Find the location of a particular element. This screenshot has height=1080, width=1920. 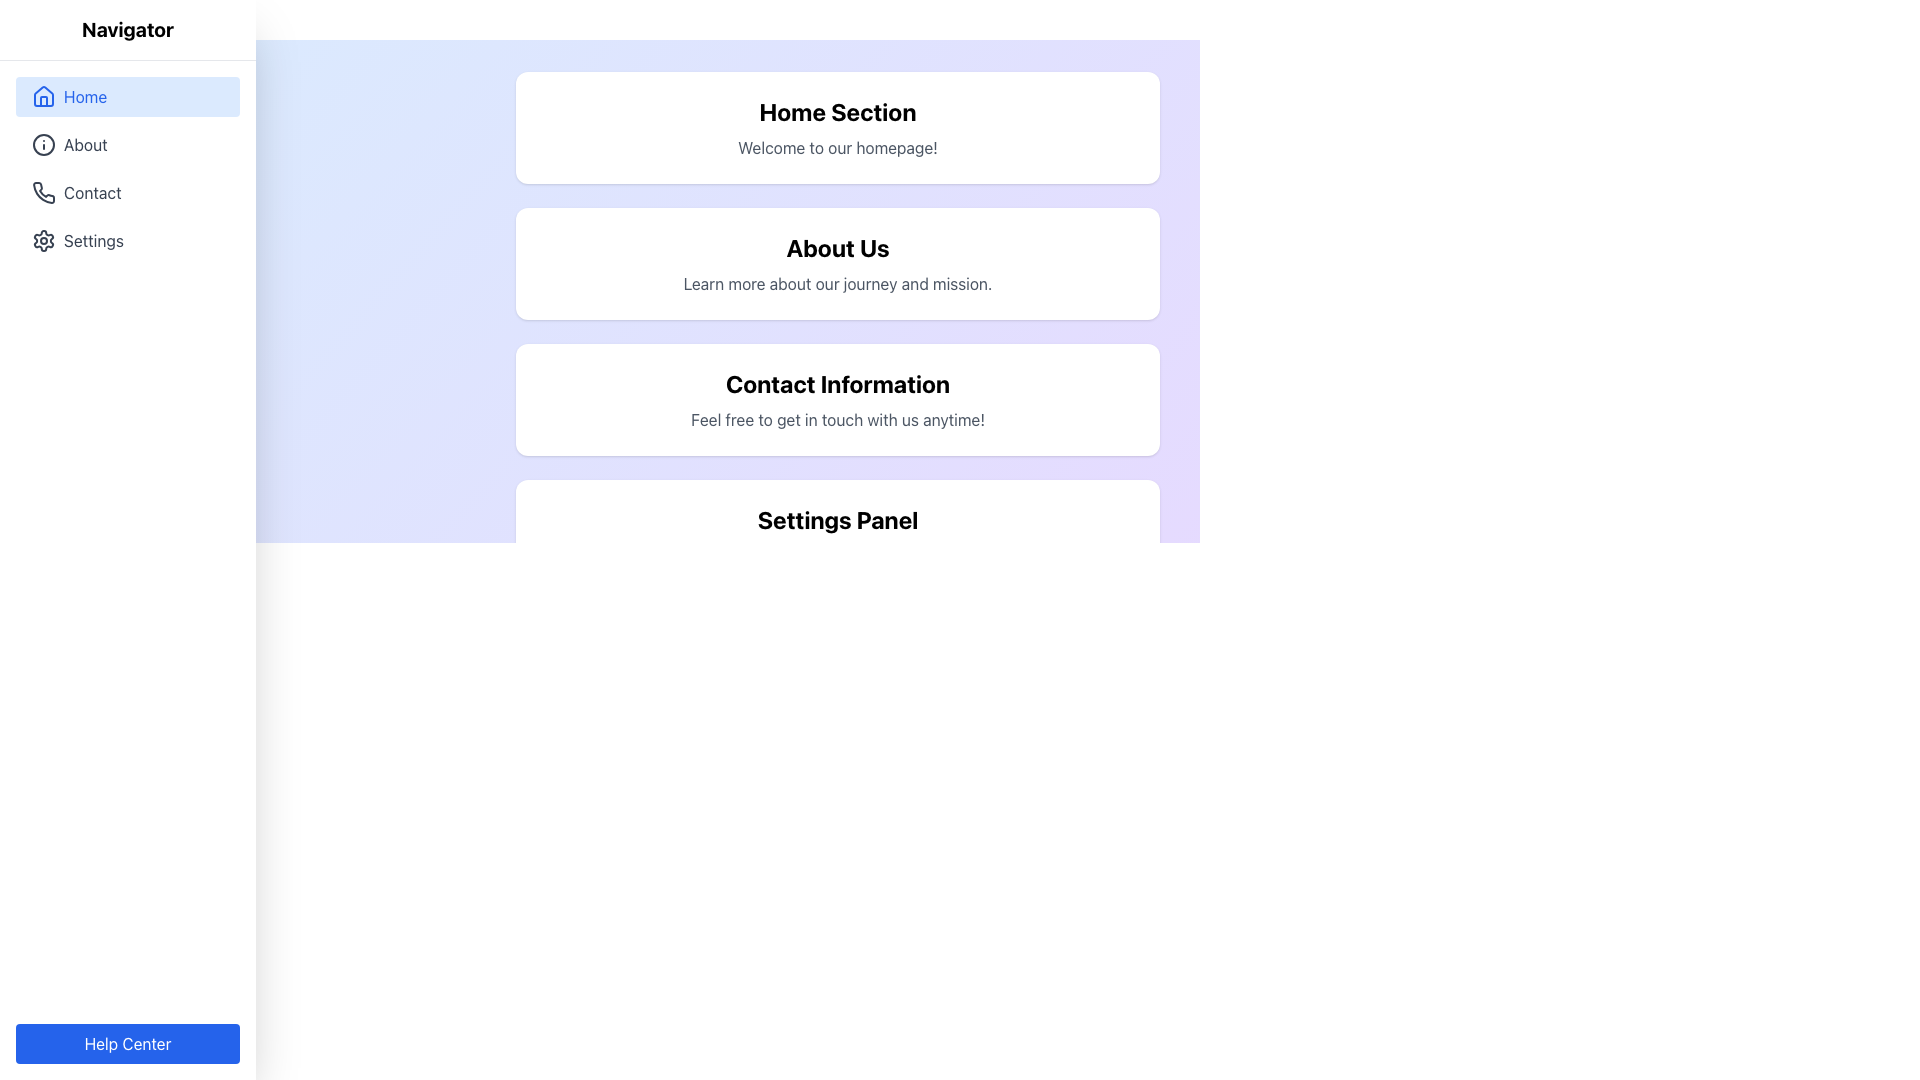

the navigation link text in the sidebar menu is located at coordinates (84, 96).